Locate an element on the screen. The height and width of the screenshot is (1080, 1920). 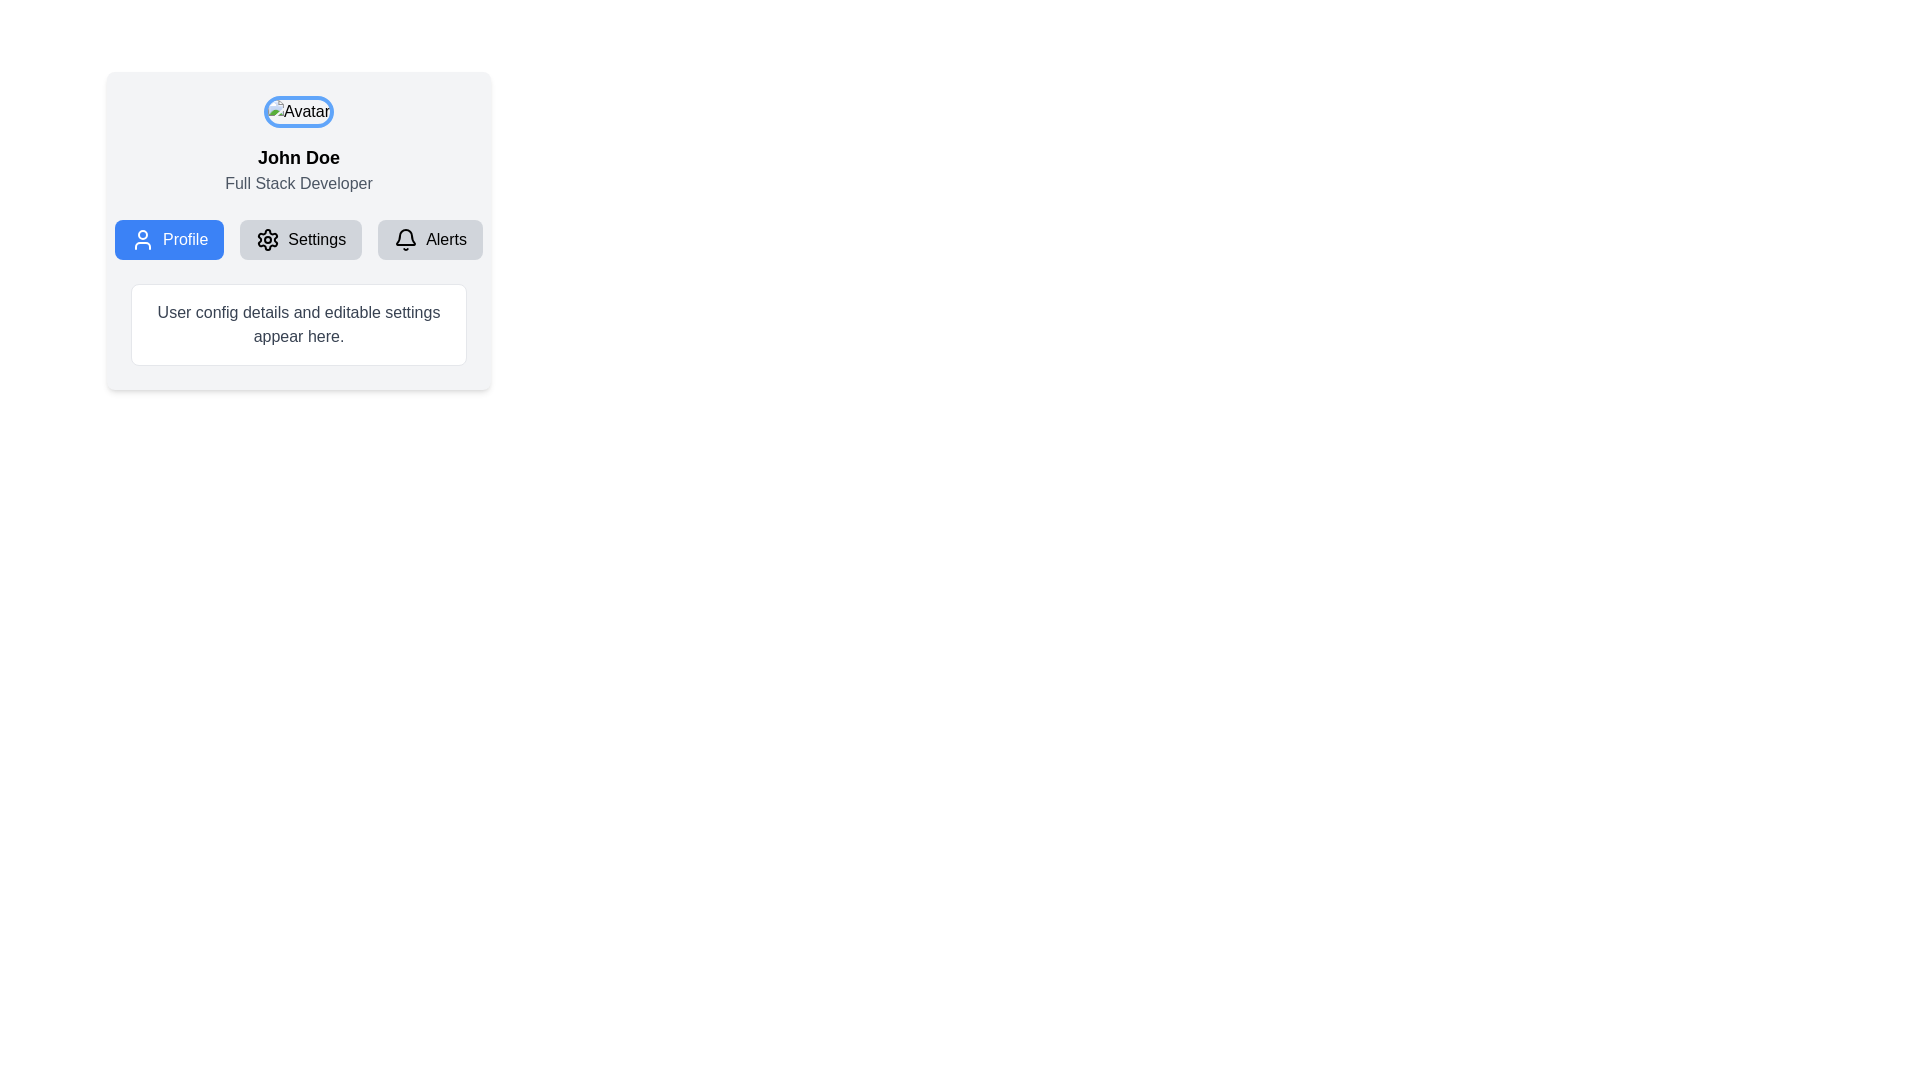
the 'Settings' button in the toolbar, which is centrally aligned below the 'John Doe, Full Stack Developer' text block is located at coordinates (297, 238).